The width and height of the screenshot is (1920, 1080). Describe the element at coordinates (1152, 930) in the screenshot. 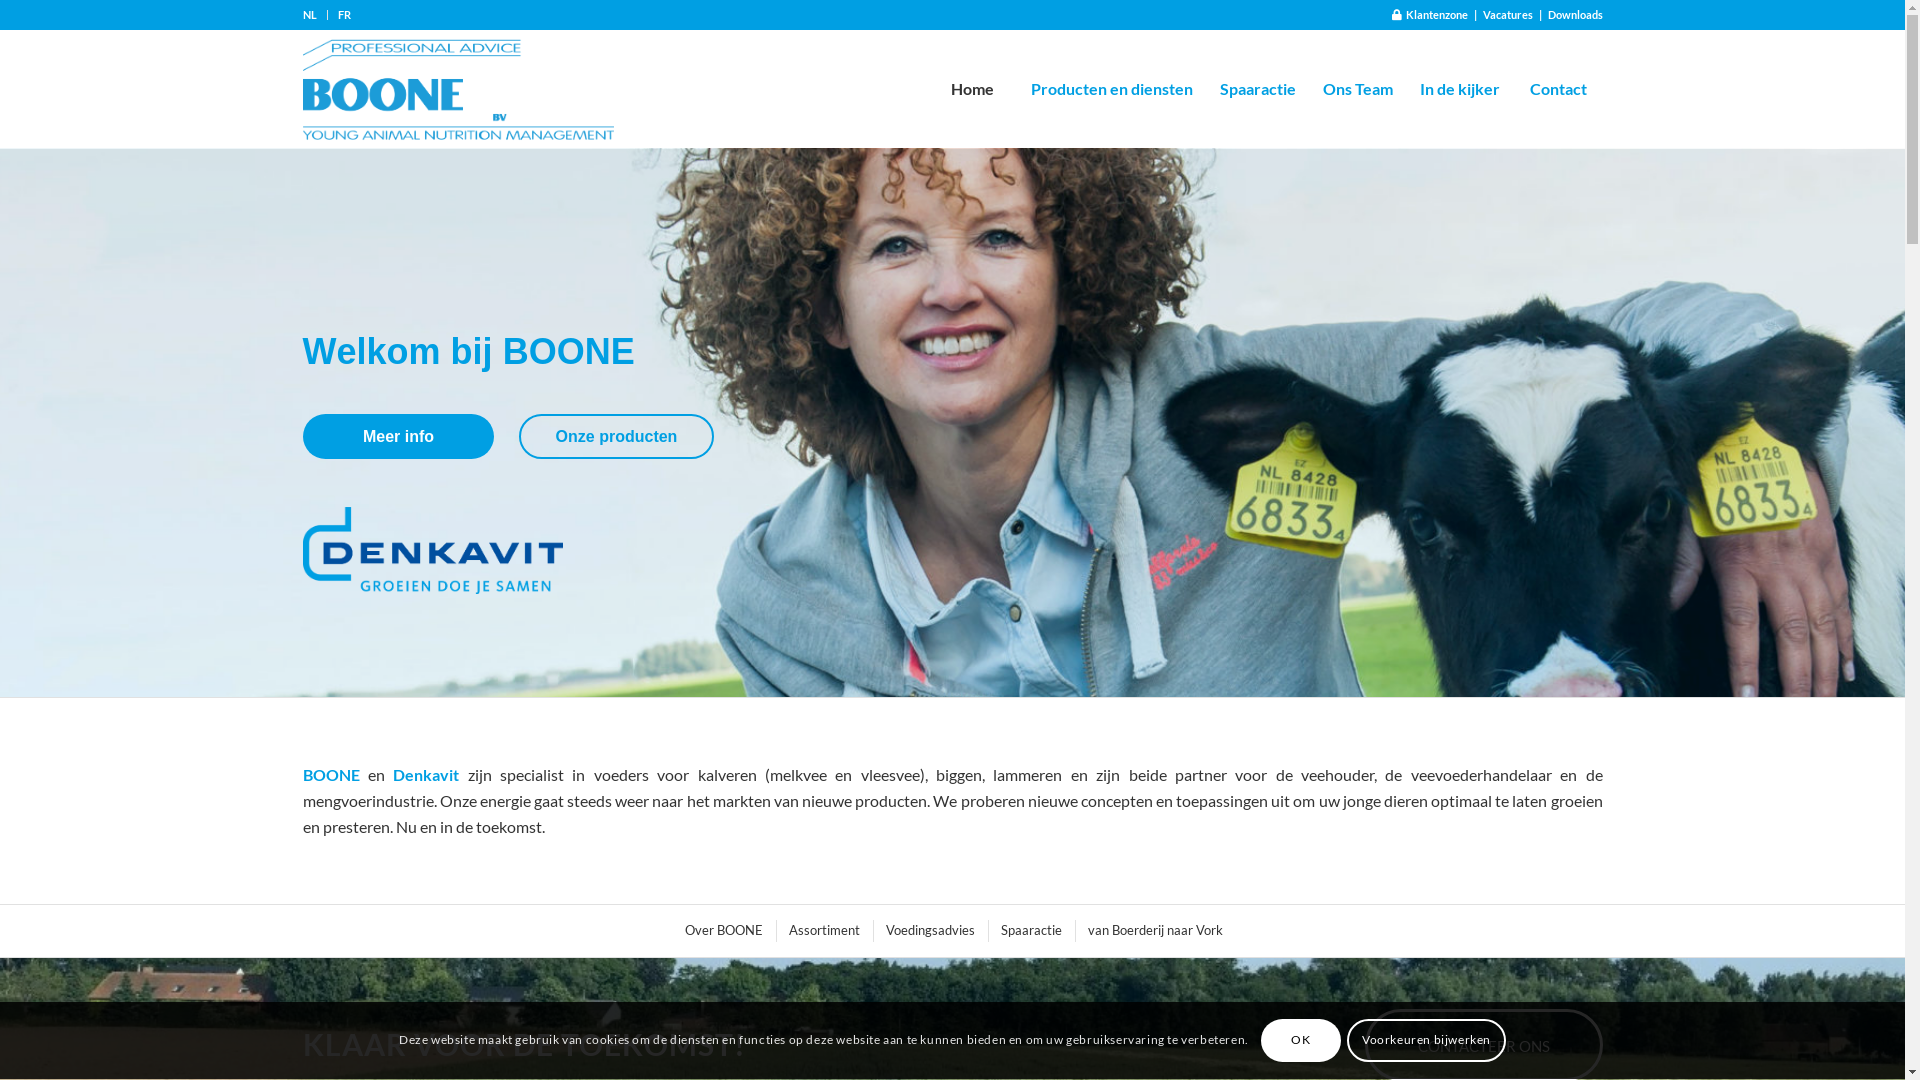

I see `'van Boerderij naar Vork'` at that location.